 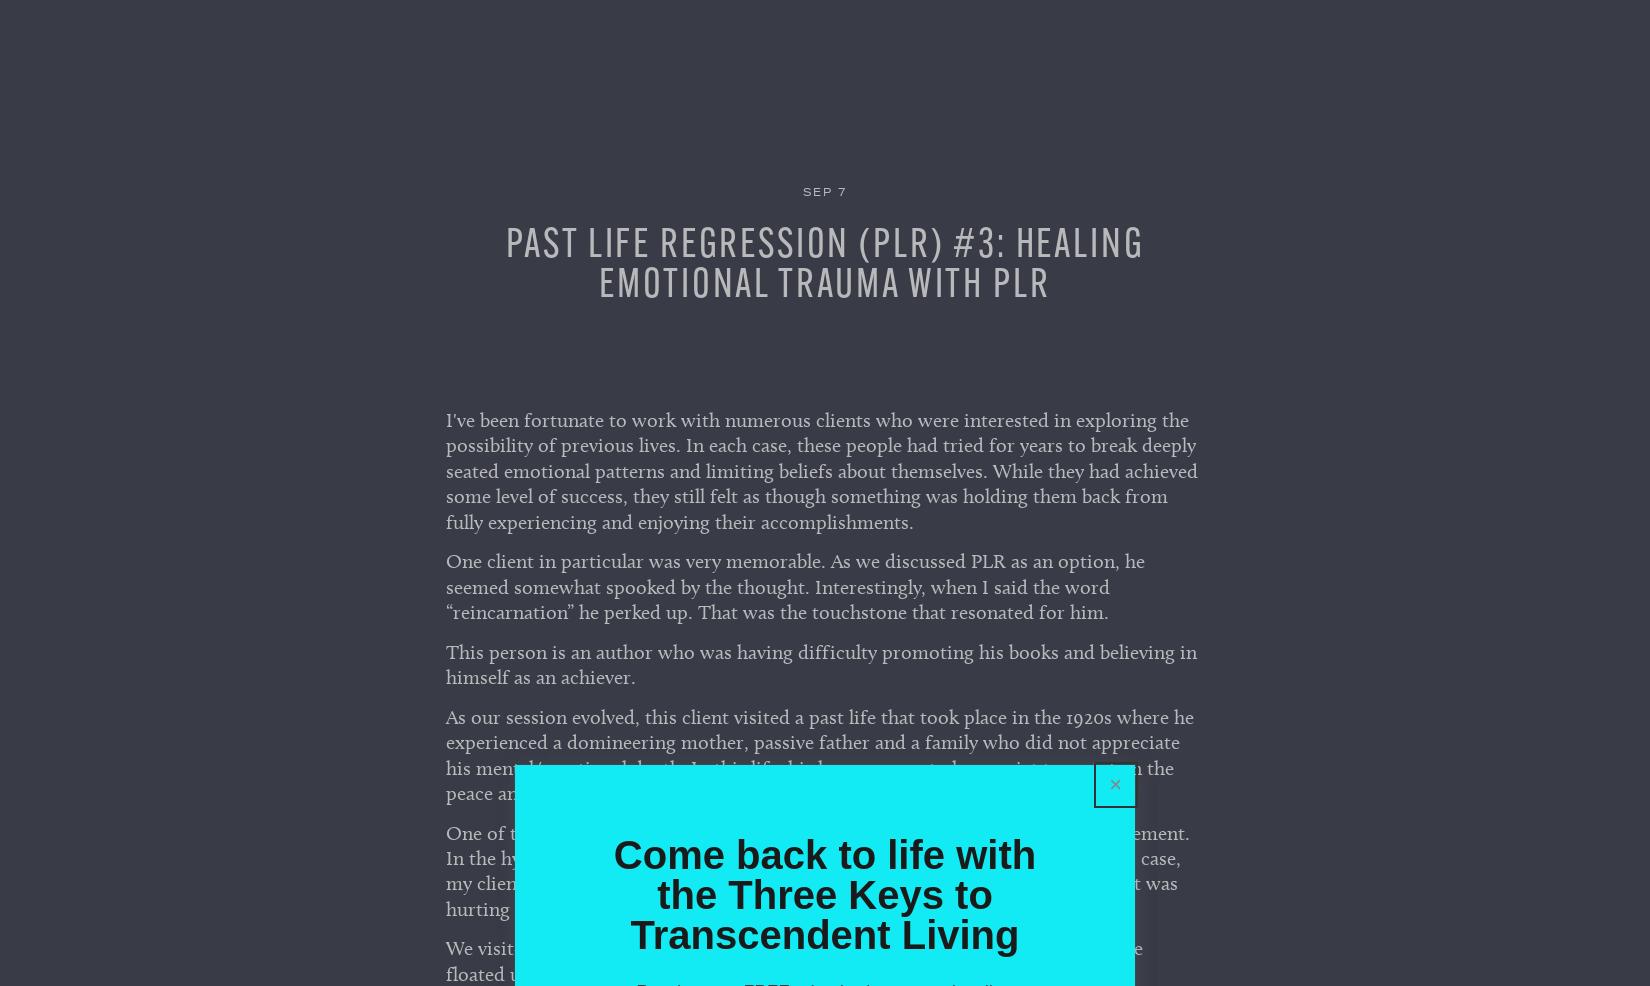 I want to click on 'Past Life Regression (PLR) #3: Healing Emotional Trauma with PLR', so click(x=504, y=273).